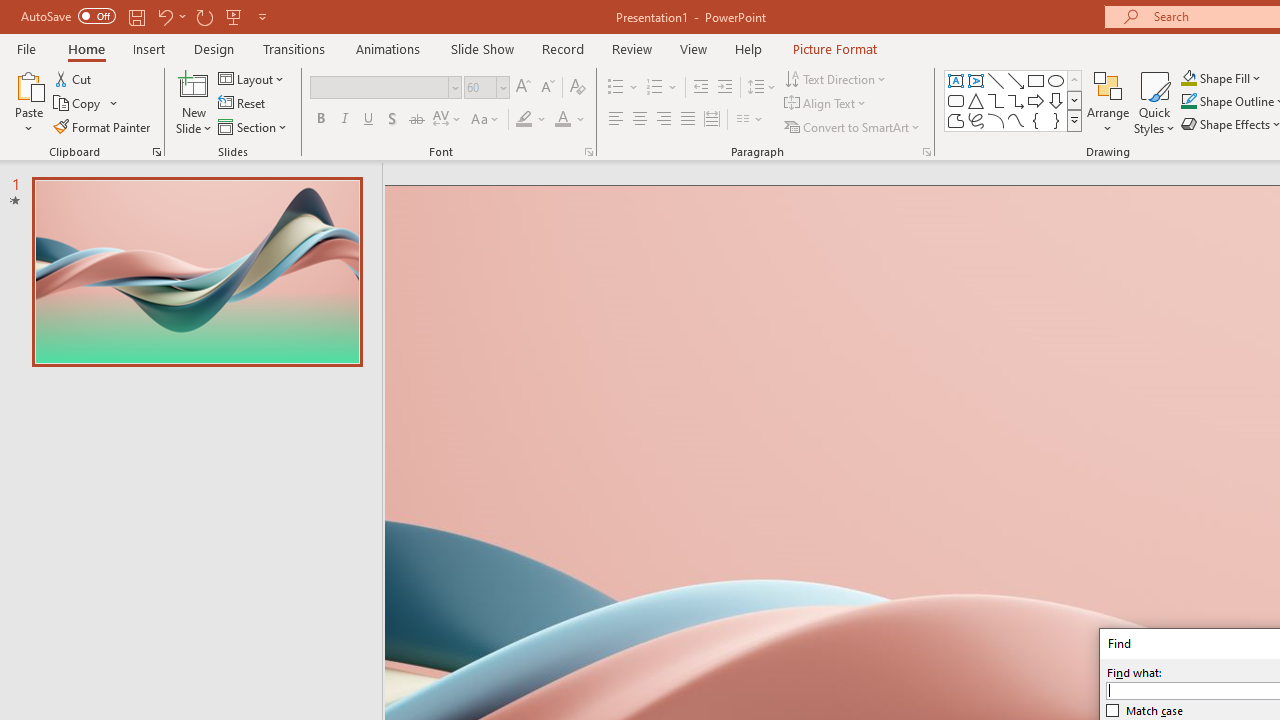  I want to click on 'Decrease Font Size', so click(547, 86).